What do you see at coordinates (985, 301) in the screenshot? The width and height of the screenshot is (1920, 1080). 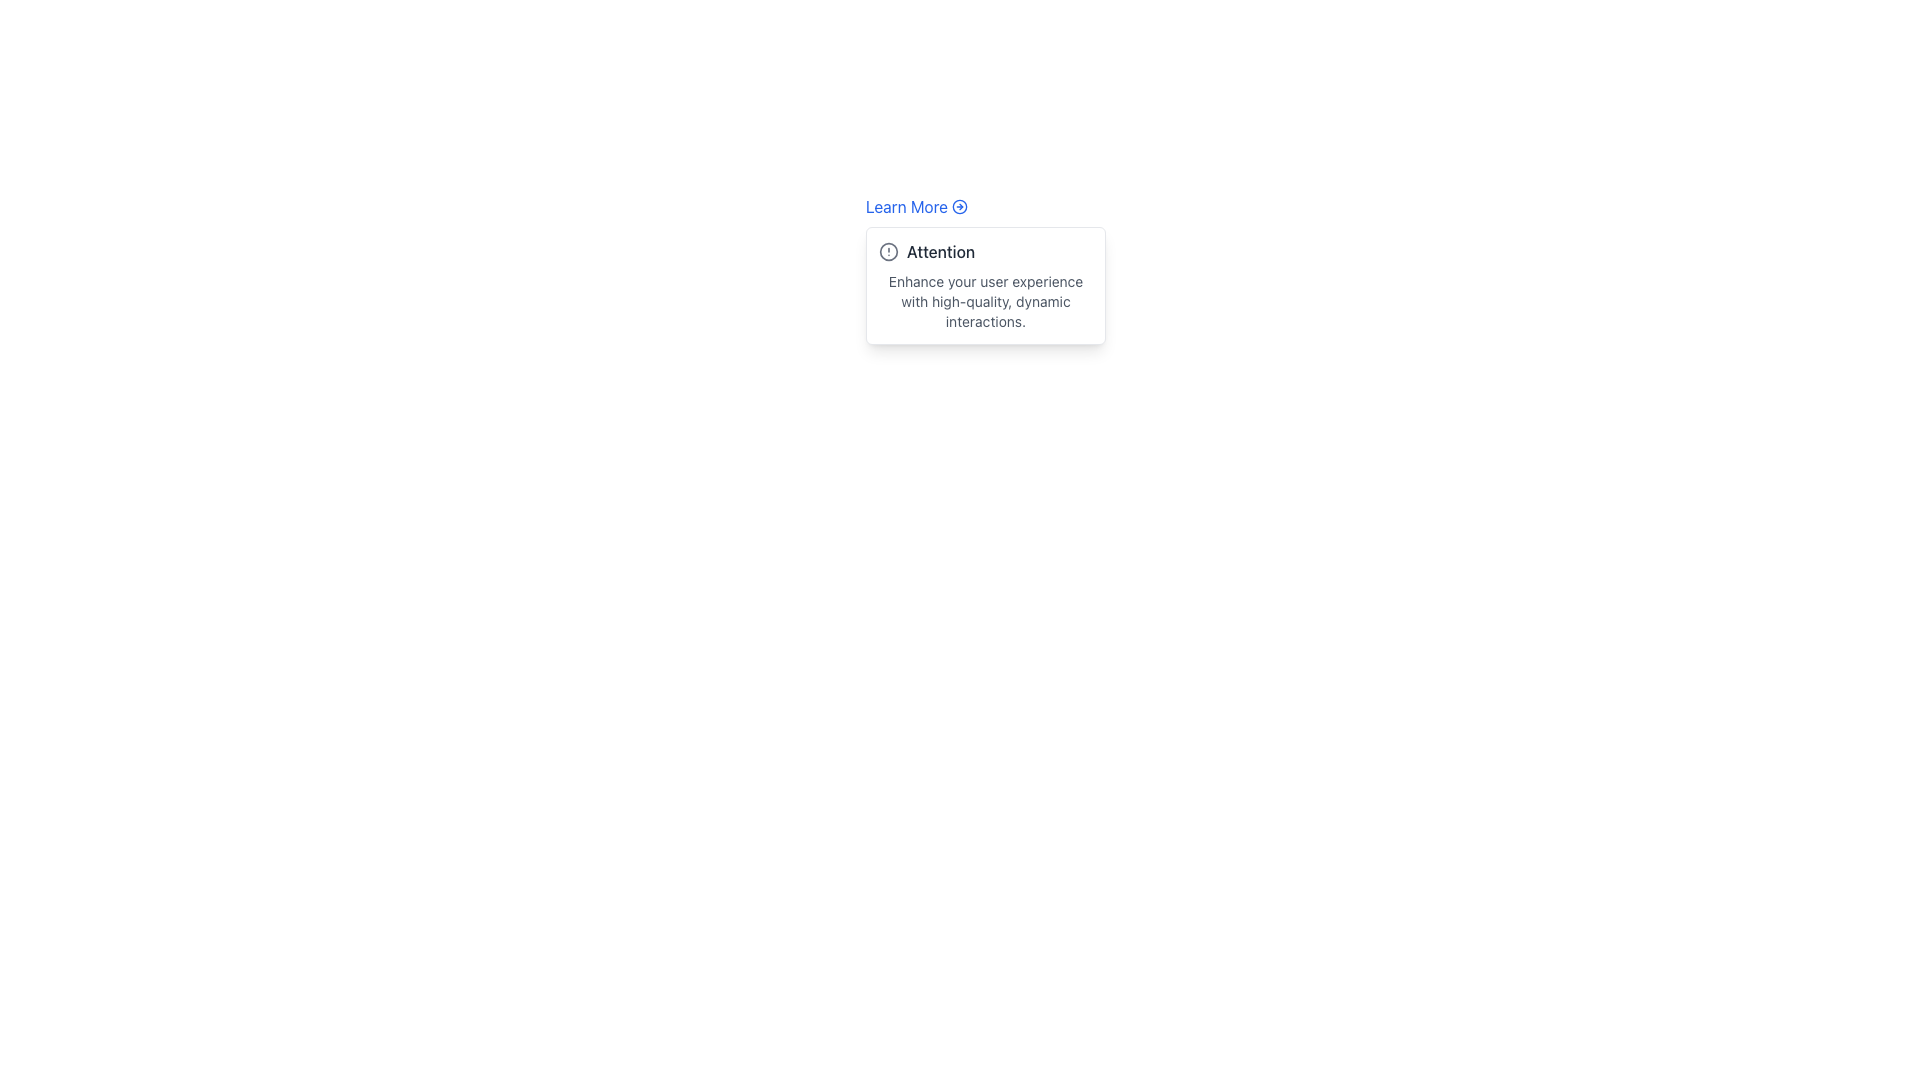 I see `the Text block element with gray font color that reads 'Enhance your user experience with high-quality, dynamic interactions', located below the heading 'Attention'` at bounding box center [985, 301].